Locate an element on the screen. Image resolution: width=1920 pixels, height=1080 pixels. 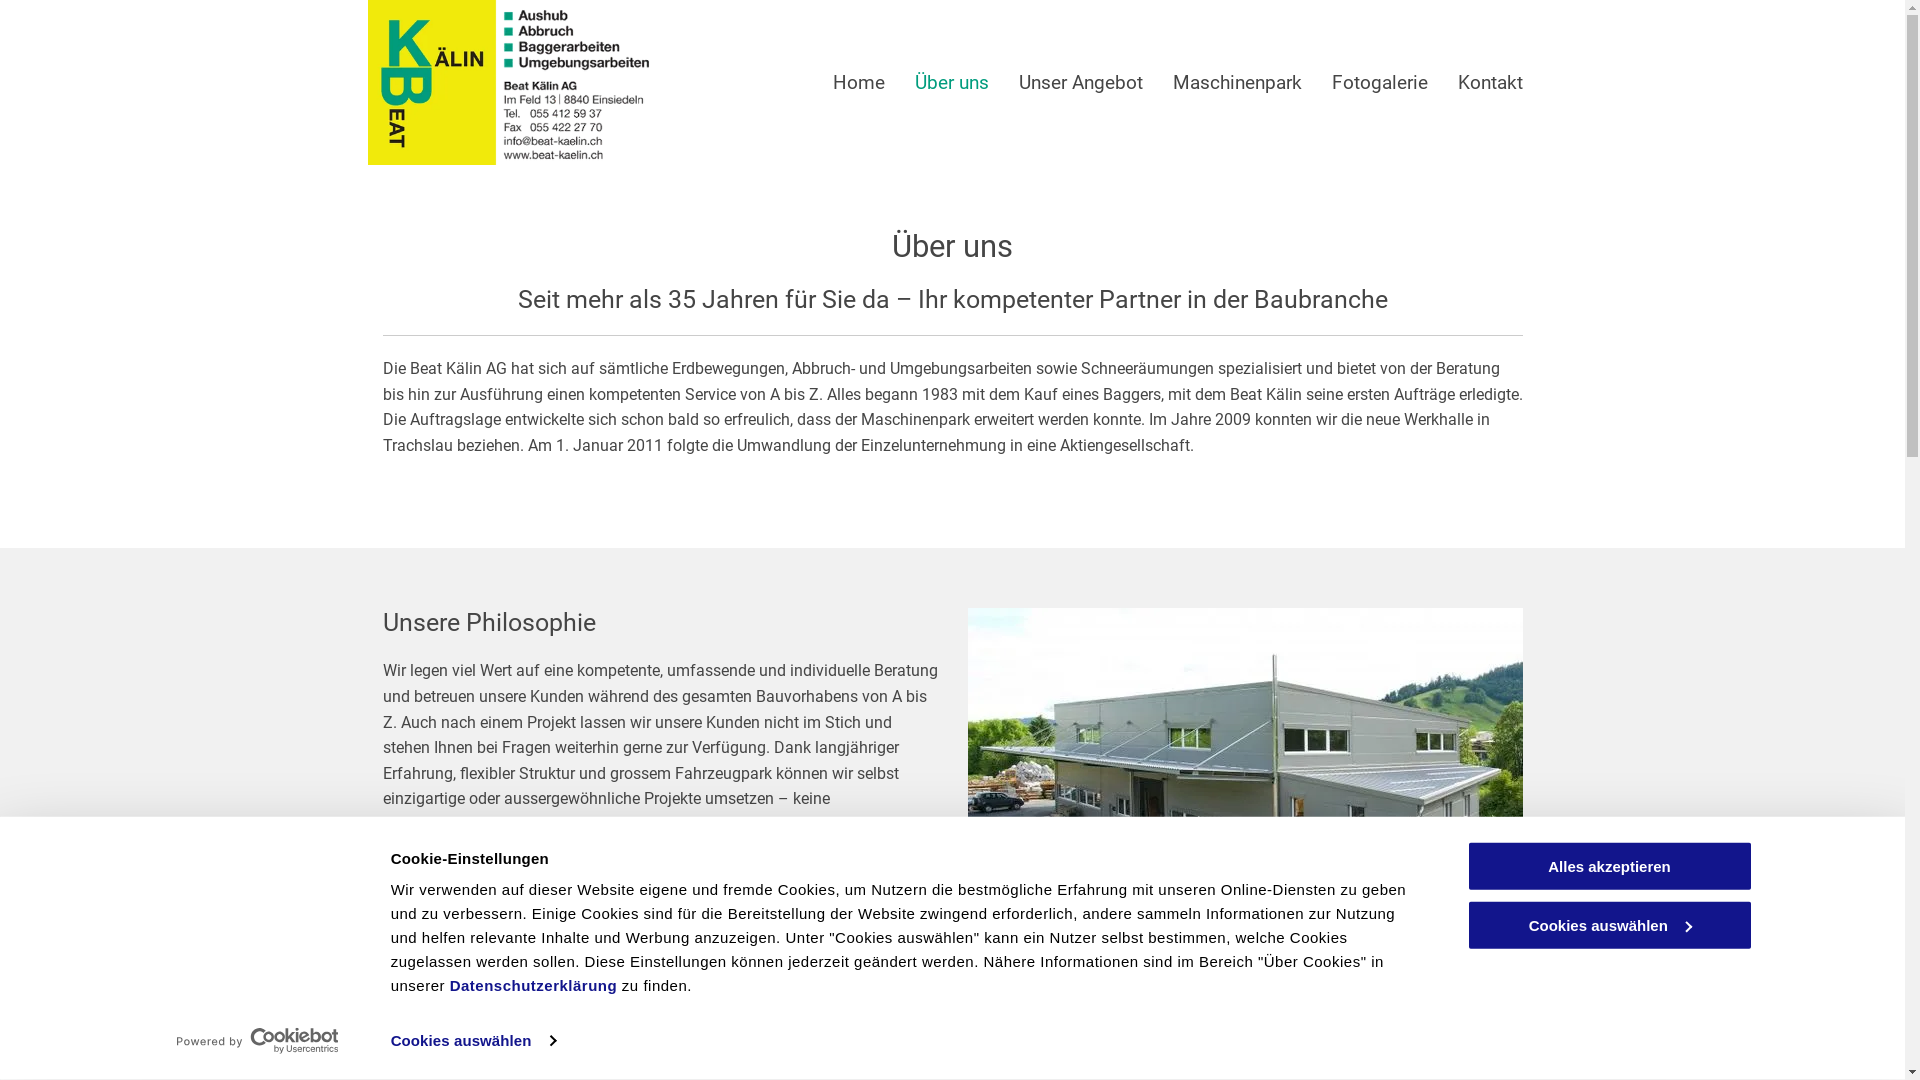
'Zum Angebot' is located at coordinates (455, 925).